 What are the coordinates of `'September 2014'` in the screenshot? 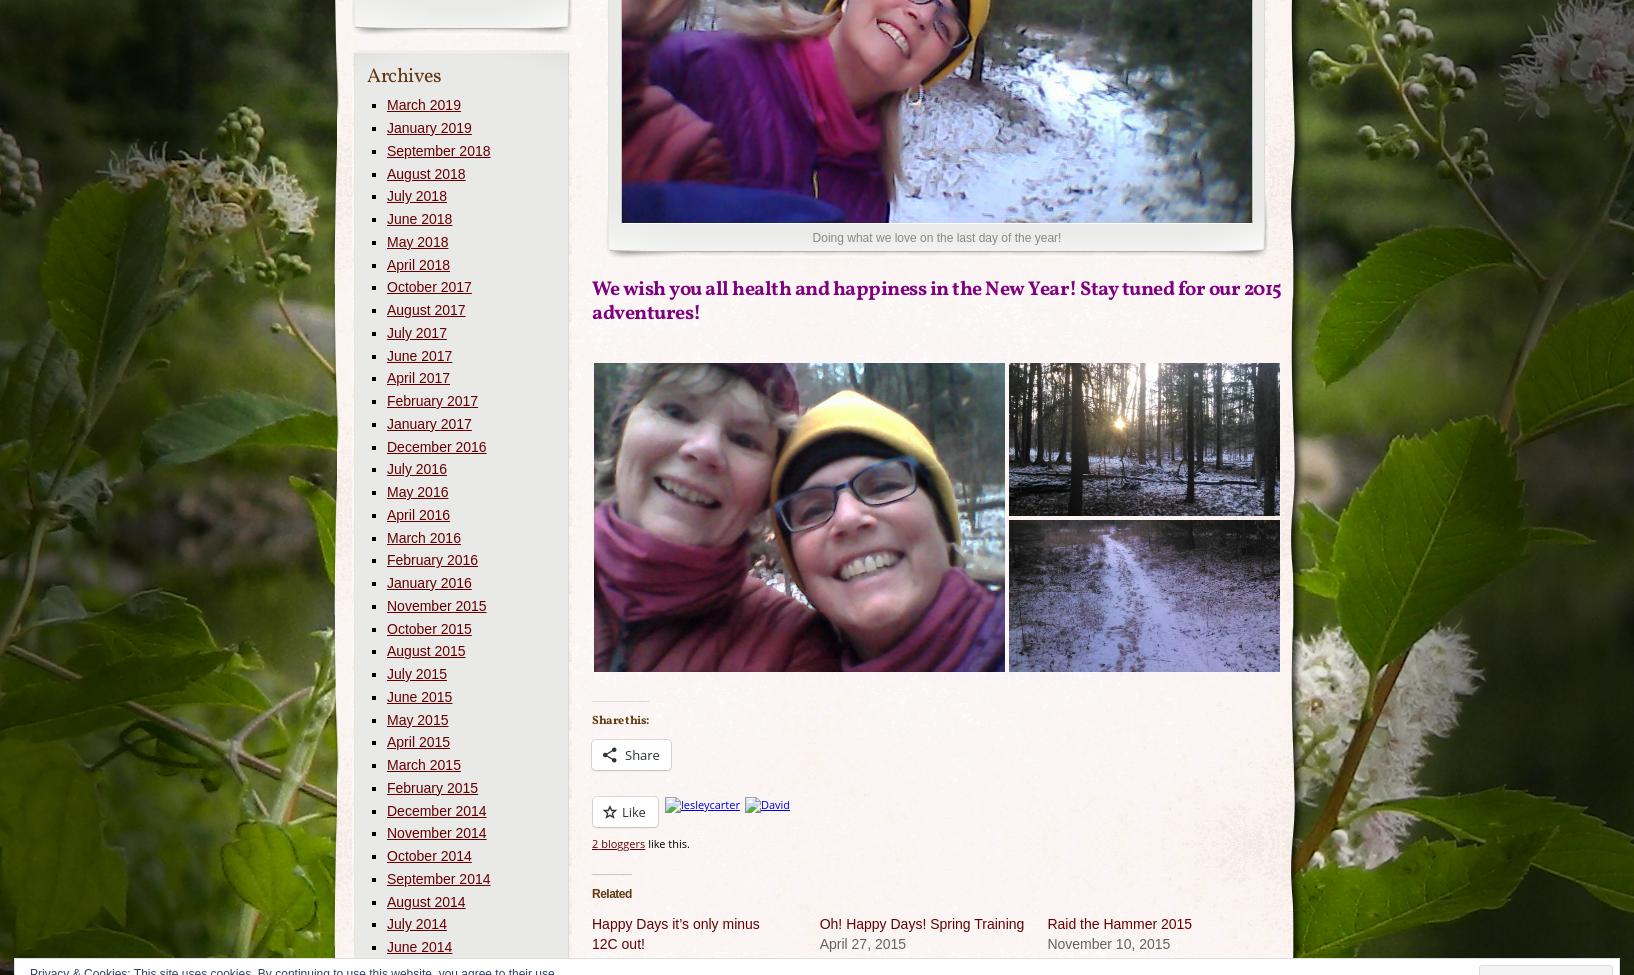 It's located at (438, 877).